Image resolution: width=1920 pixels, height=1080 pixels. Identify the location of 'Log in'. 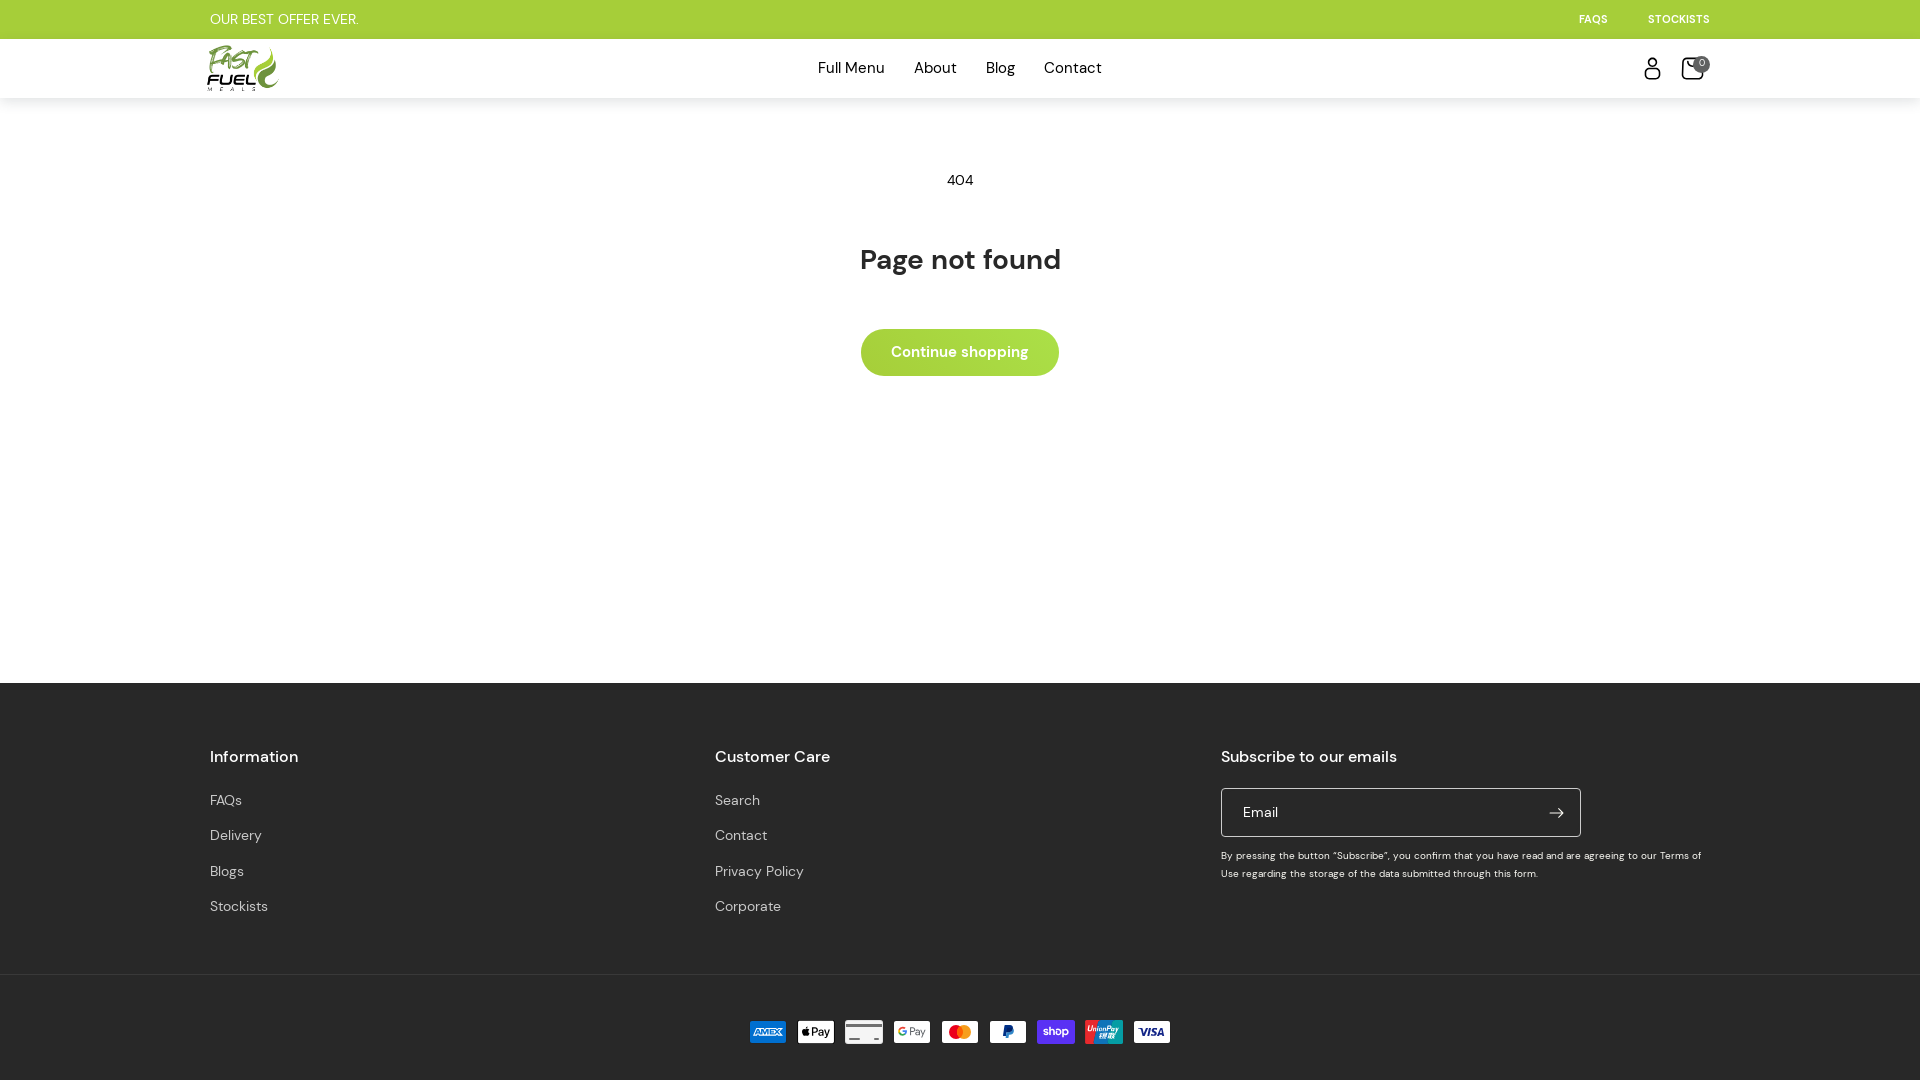
(1652, 67).